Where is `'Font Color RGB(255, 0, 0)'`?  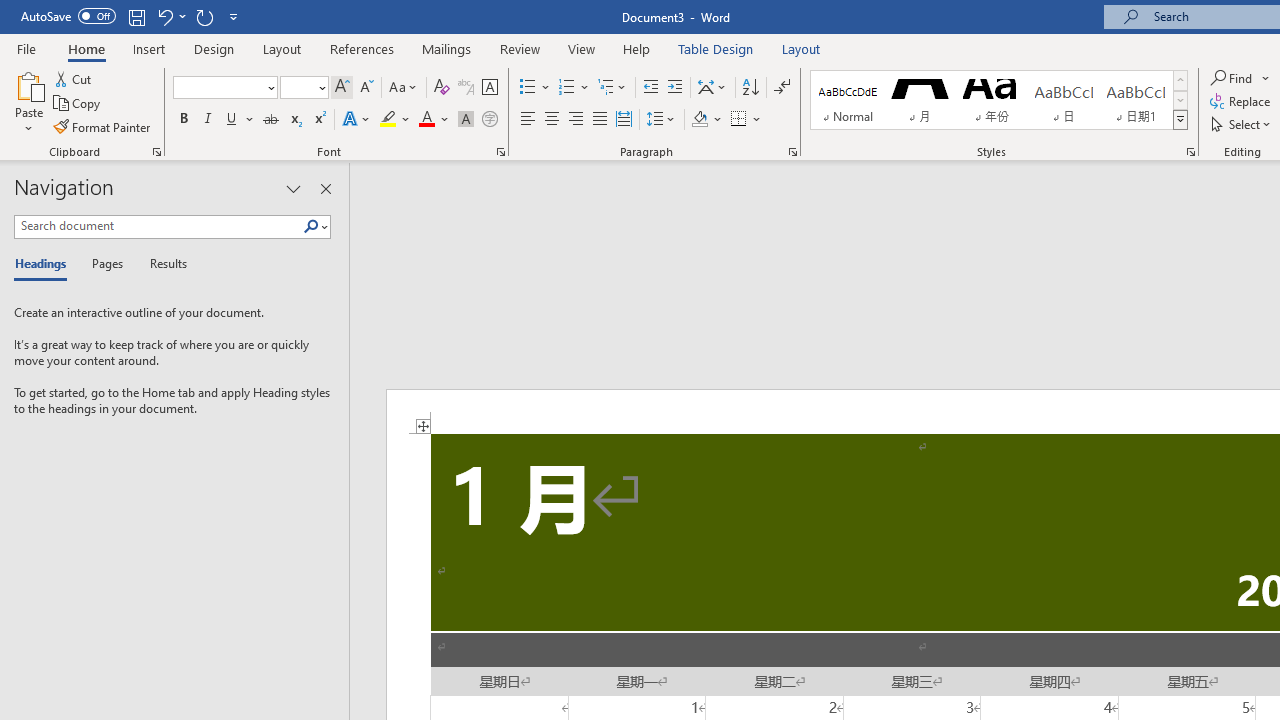
'Font Color RGB(255, 0, 0)' is located at coordinates (425, 119).